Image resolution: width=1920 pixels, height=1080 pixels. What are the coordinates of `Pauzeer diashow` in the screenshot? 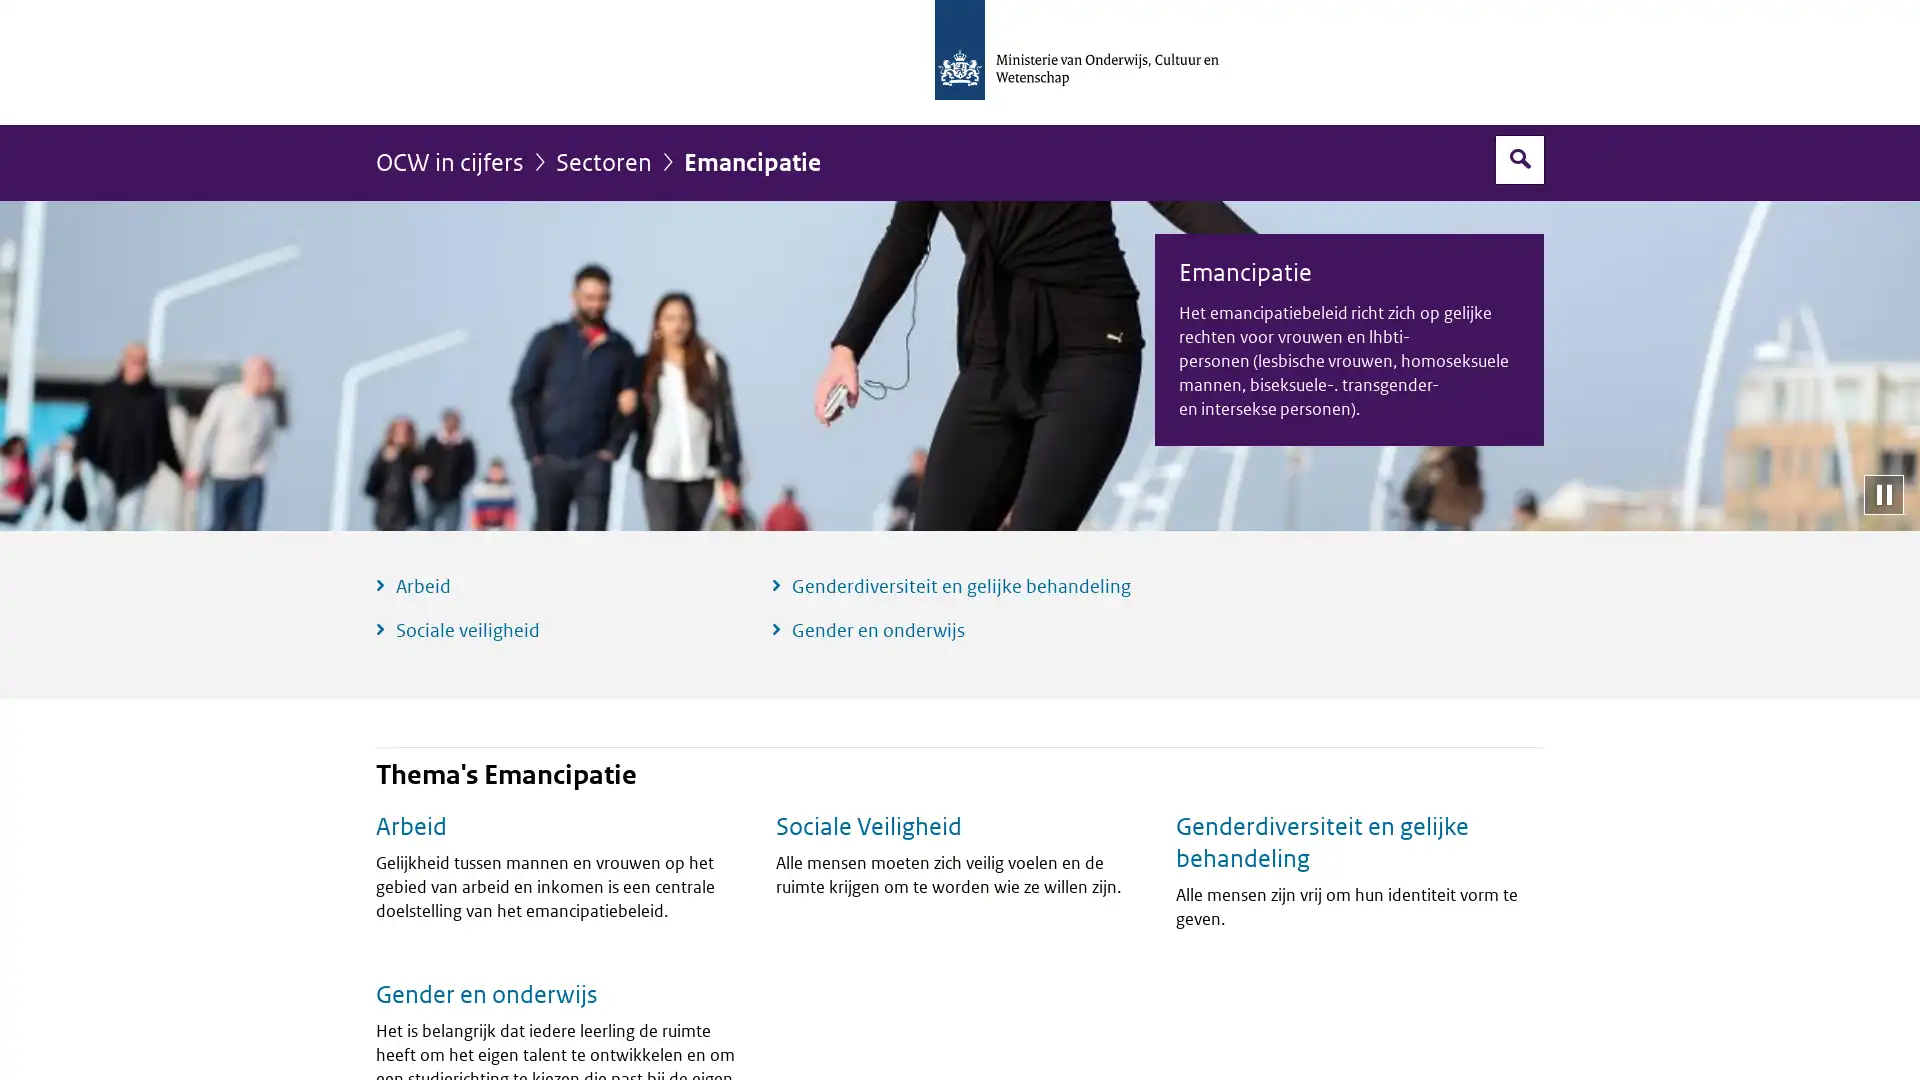 It's located at (1882, 493).